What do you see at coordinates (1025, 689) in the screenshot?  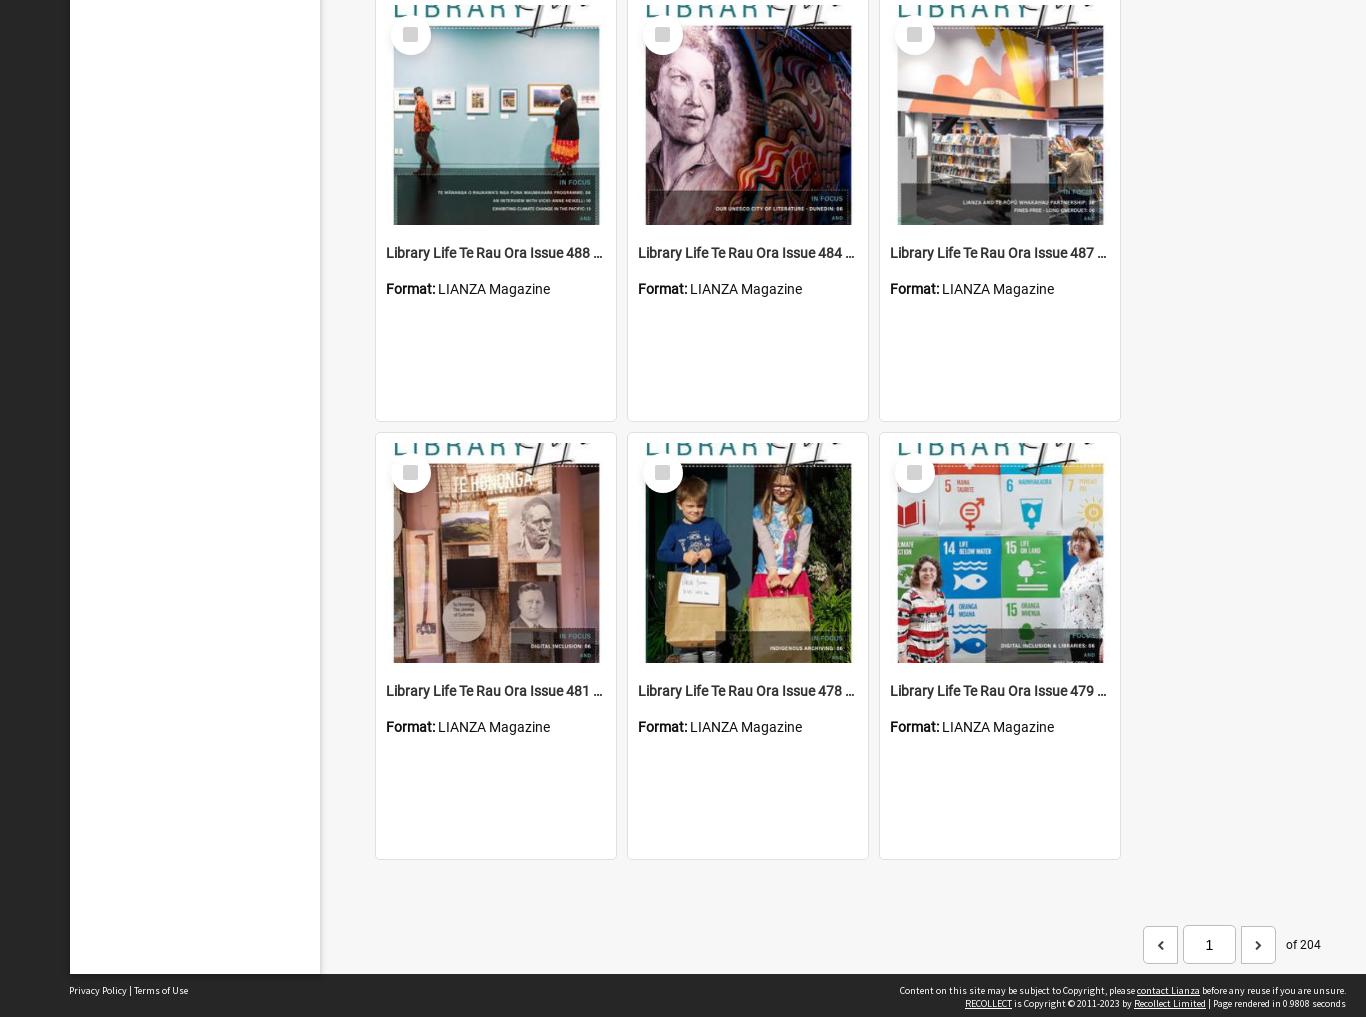 I see `'Library Life Te Rau Ora Issue 479 June 2020'` at bounding box center [1025, 689].